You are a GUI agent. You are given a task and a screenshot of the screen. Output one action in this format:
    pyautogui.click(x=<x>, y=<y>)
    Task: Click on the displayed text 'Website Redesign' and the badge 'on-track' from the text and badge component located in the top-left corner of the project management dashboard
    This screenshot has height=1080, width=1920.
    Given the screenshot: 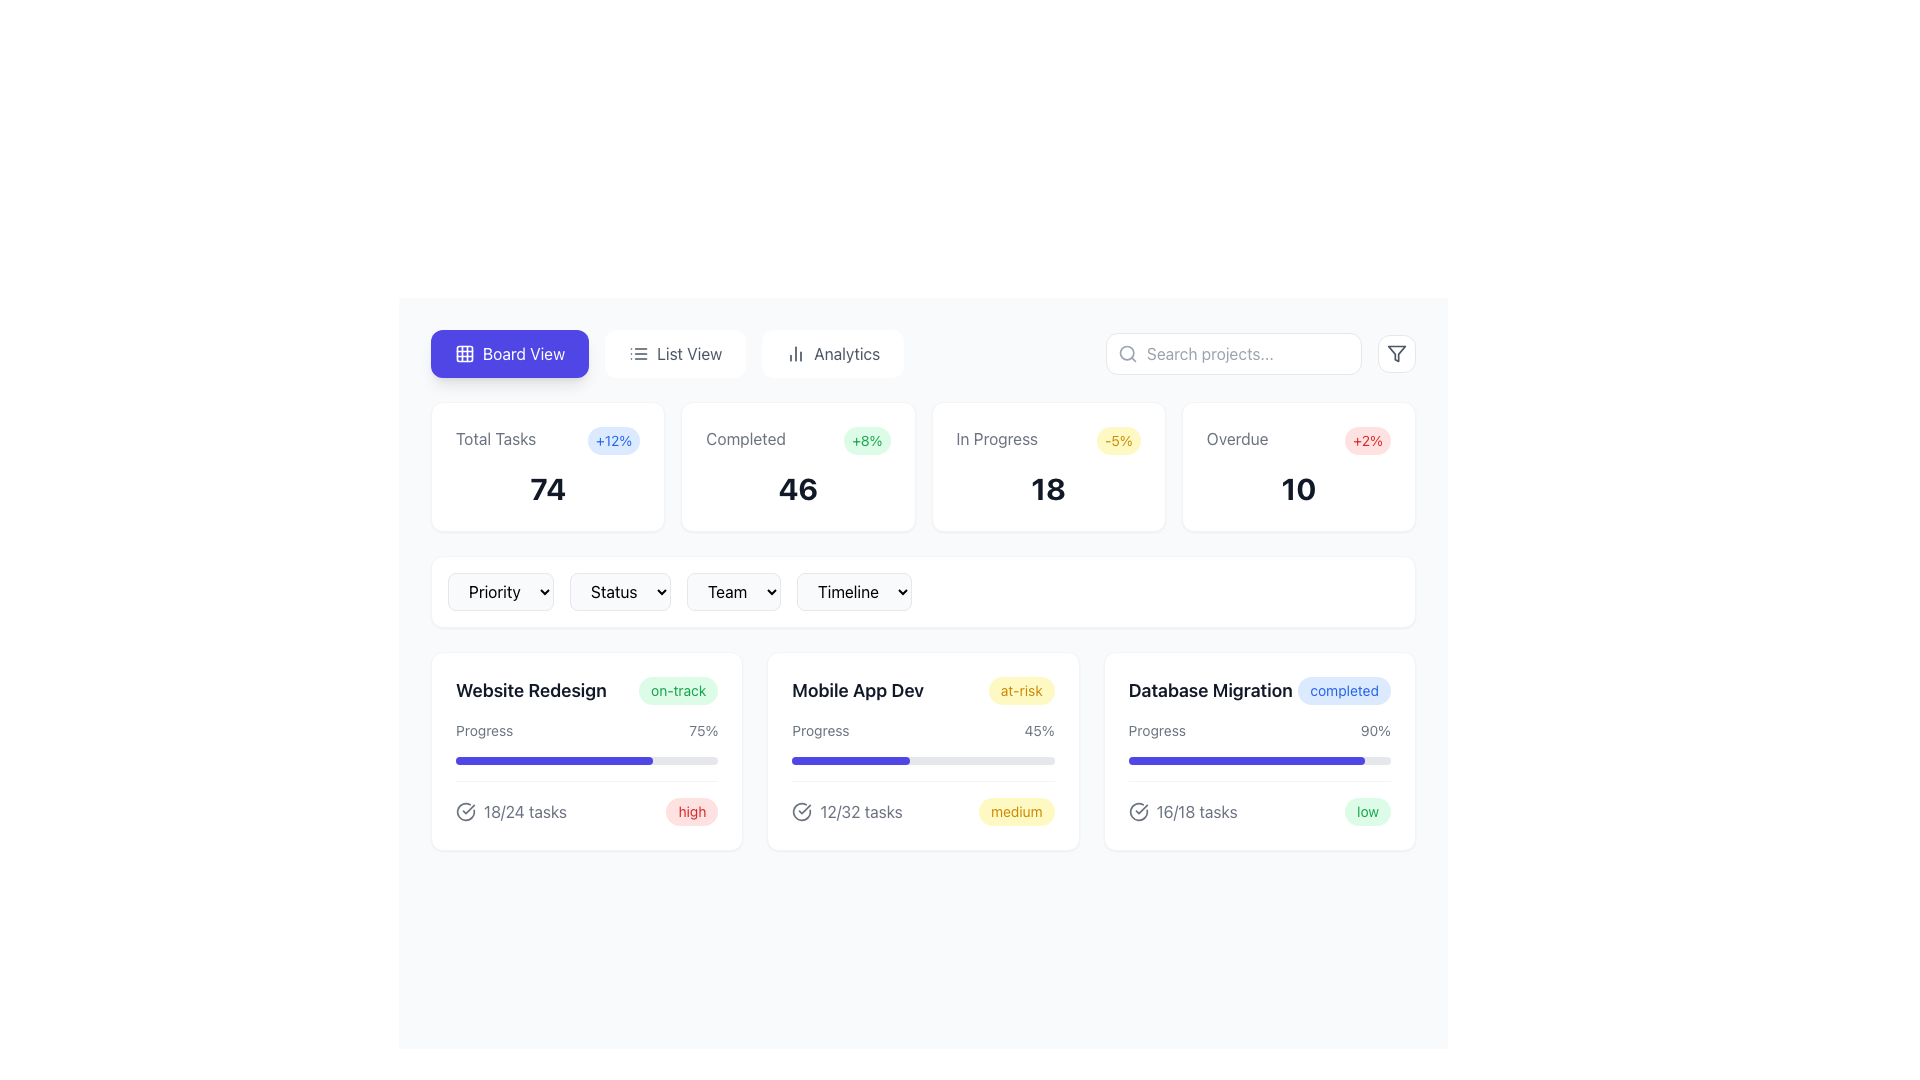 What is the action you would take?
    pyautogui.click(x=586, y=689)
    